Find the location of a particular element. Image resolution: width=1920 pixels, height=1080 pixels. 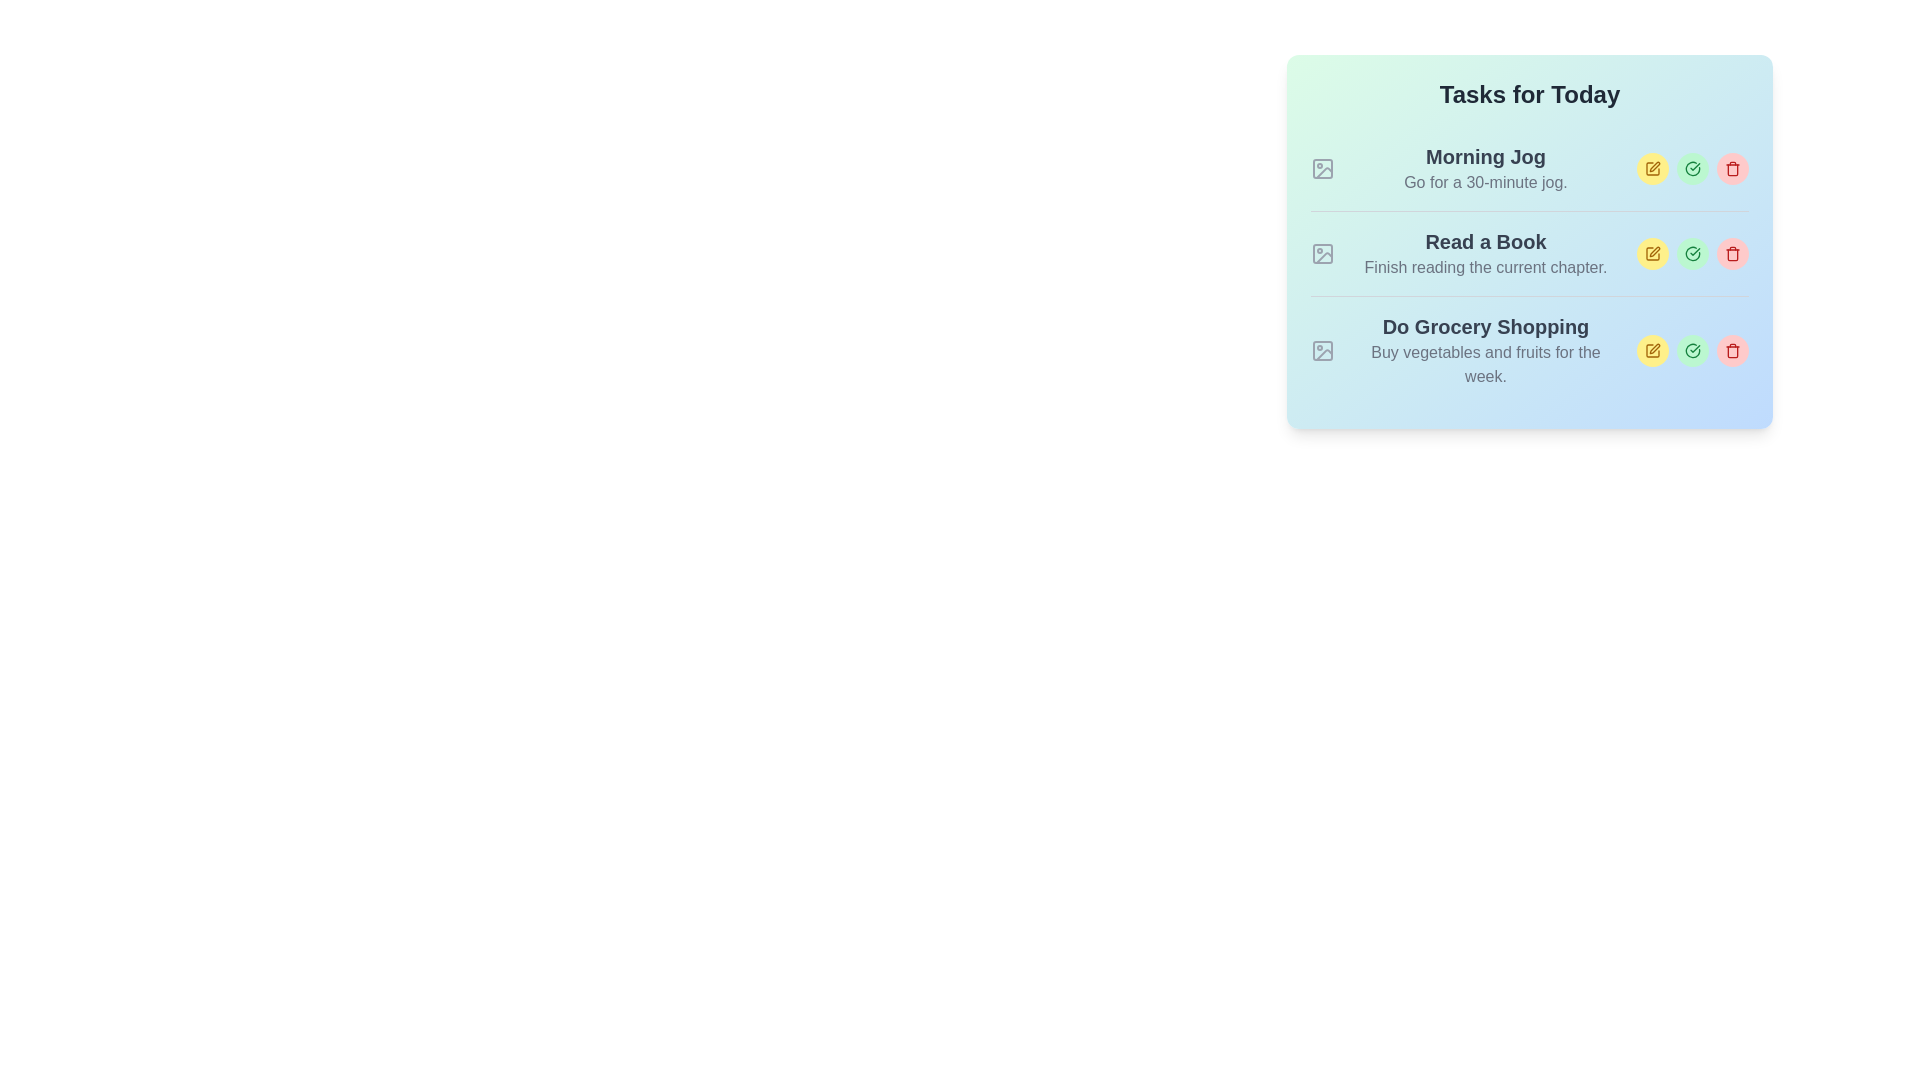

the interactive button with a light red background and a solid red trash can icon is located at coordinates (1731, 168).